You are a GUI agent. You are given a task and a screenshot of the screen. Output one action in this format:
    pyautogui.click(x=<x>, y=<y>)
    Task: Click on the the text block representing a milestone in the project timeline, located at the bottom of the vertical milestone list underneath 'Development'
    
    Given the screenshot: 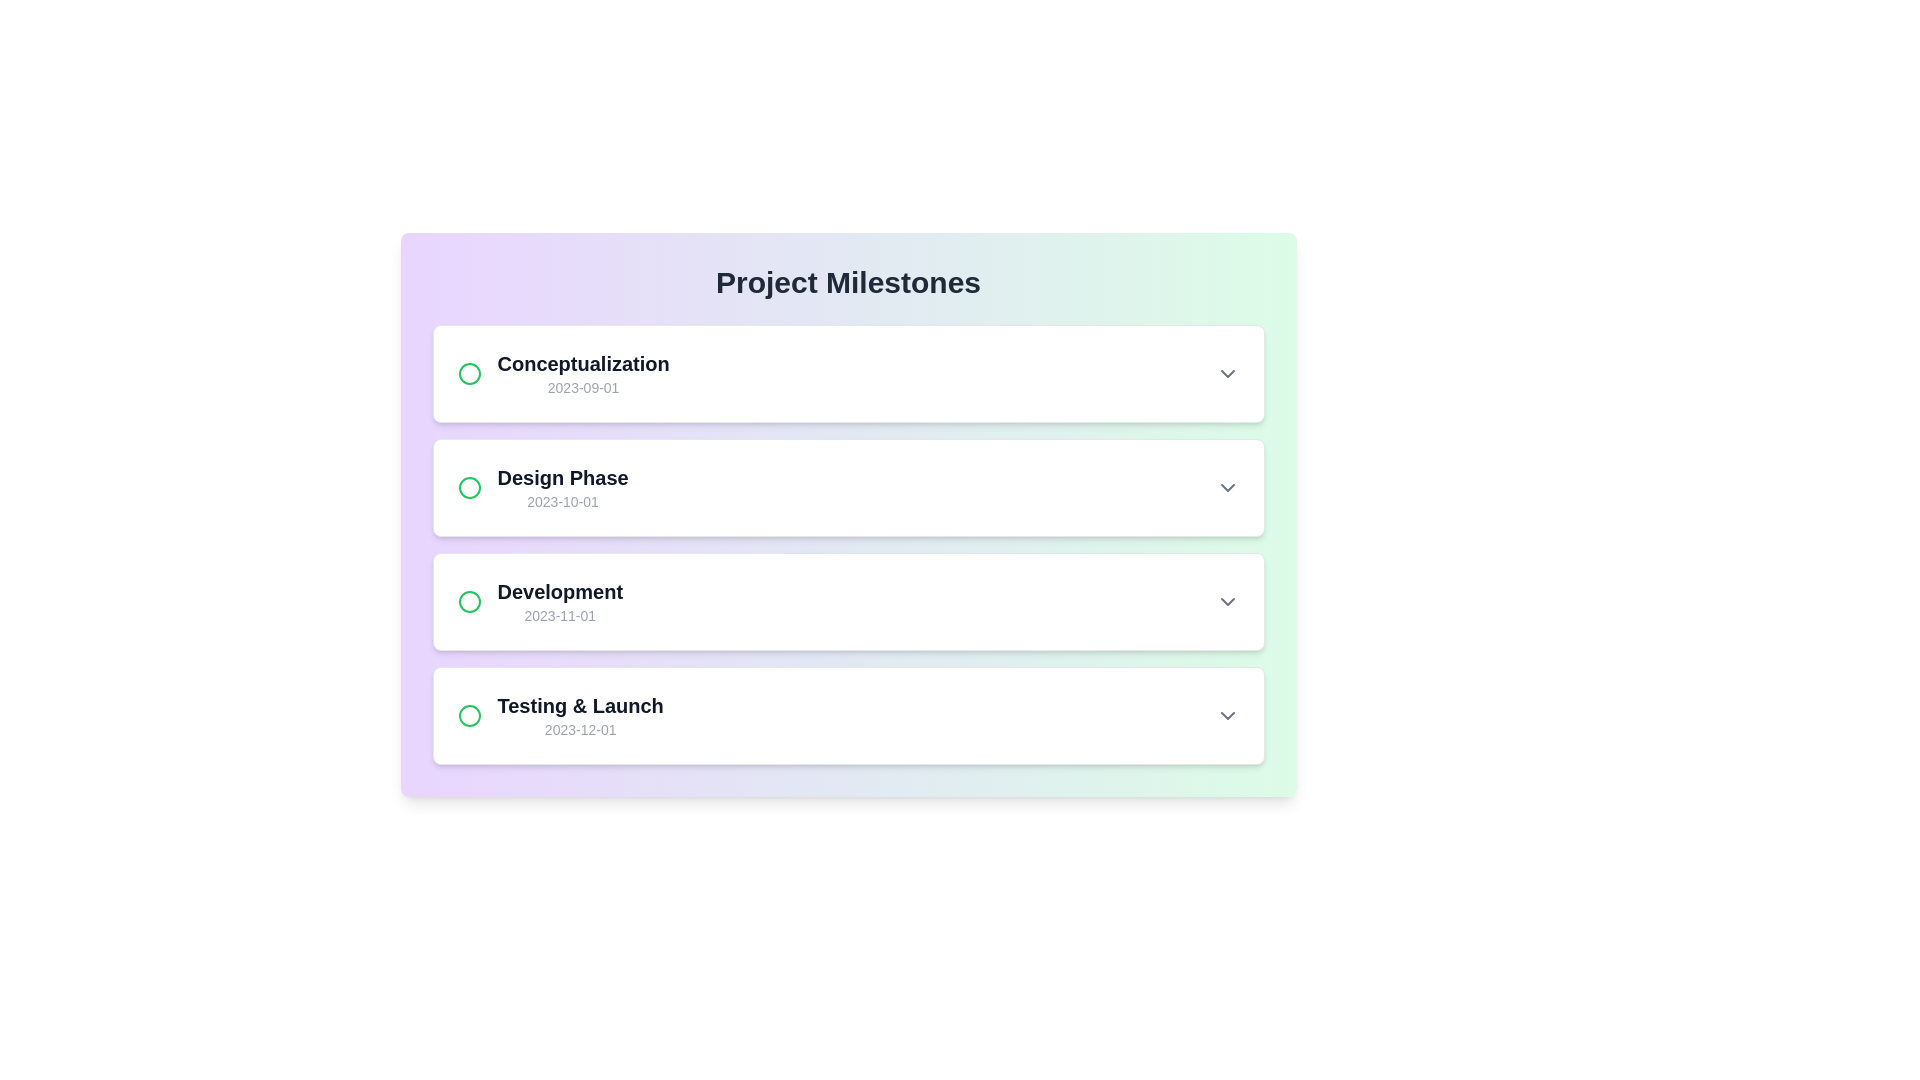 What is the action you would take?
    pyautogui.click(x=579, y=715)
    